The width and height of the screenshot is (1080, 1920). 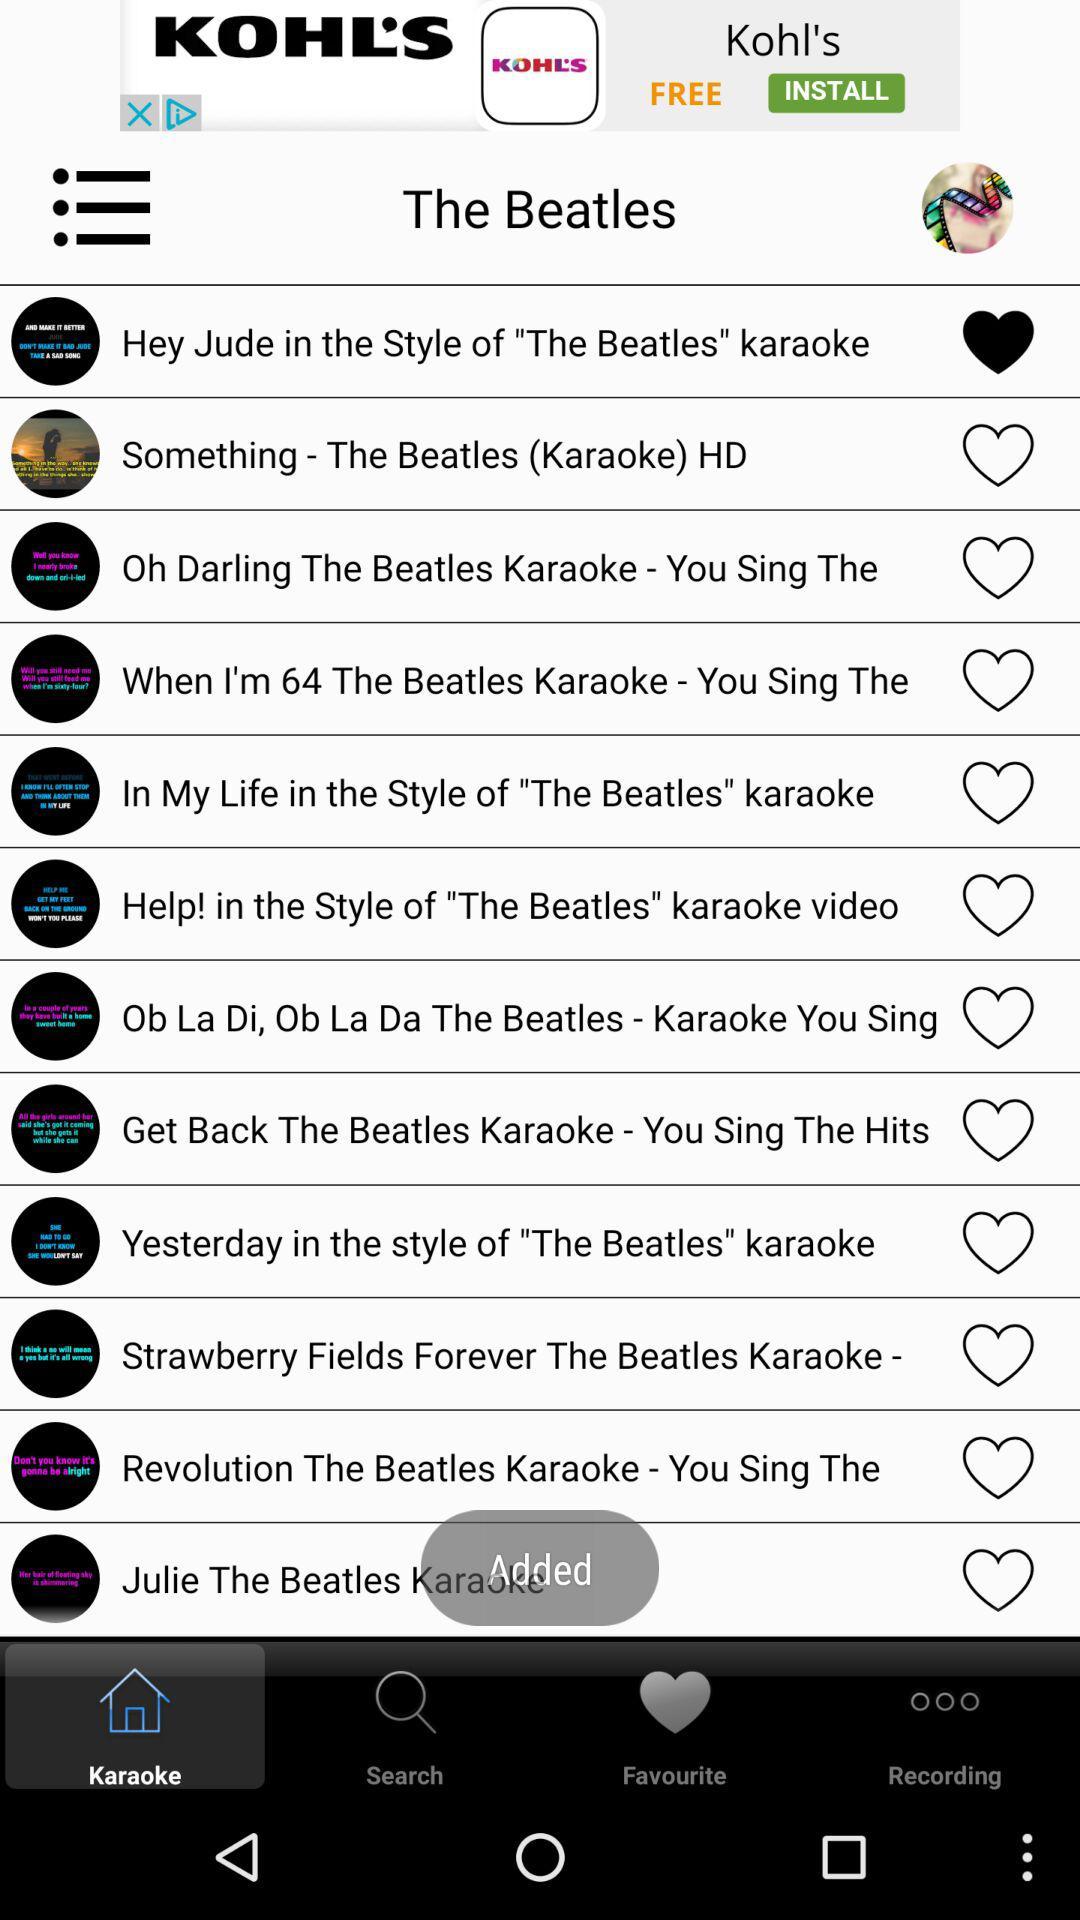 What do you see at coordinates (998, 565) in the screenshot?
I see `to favourites` at bounding box center [998, 565].